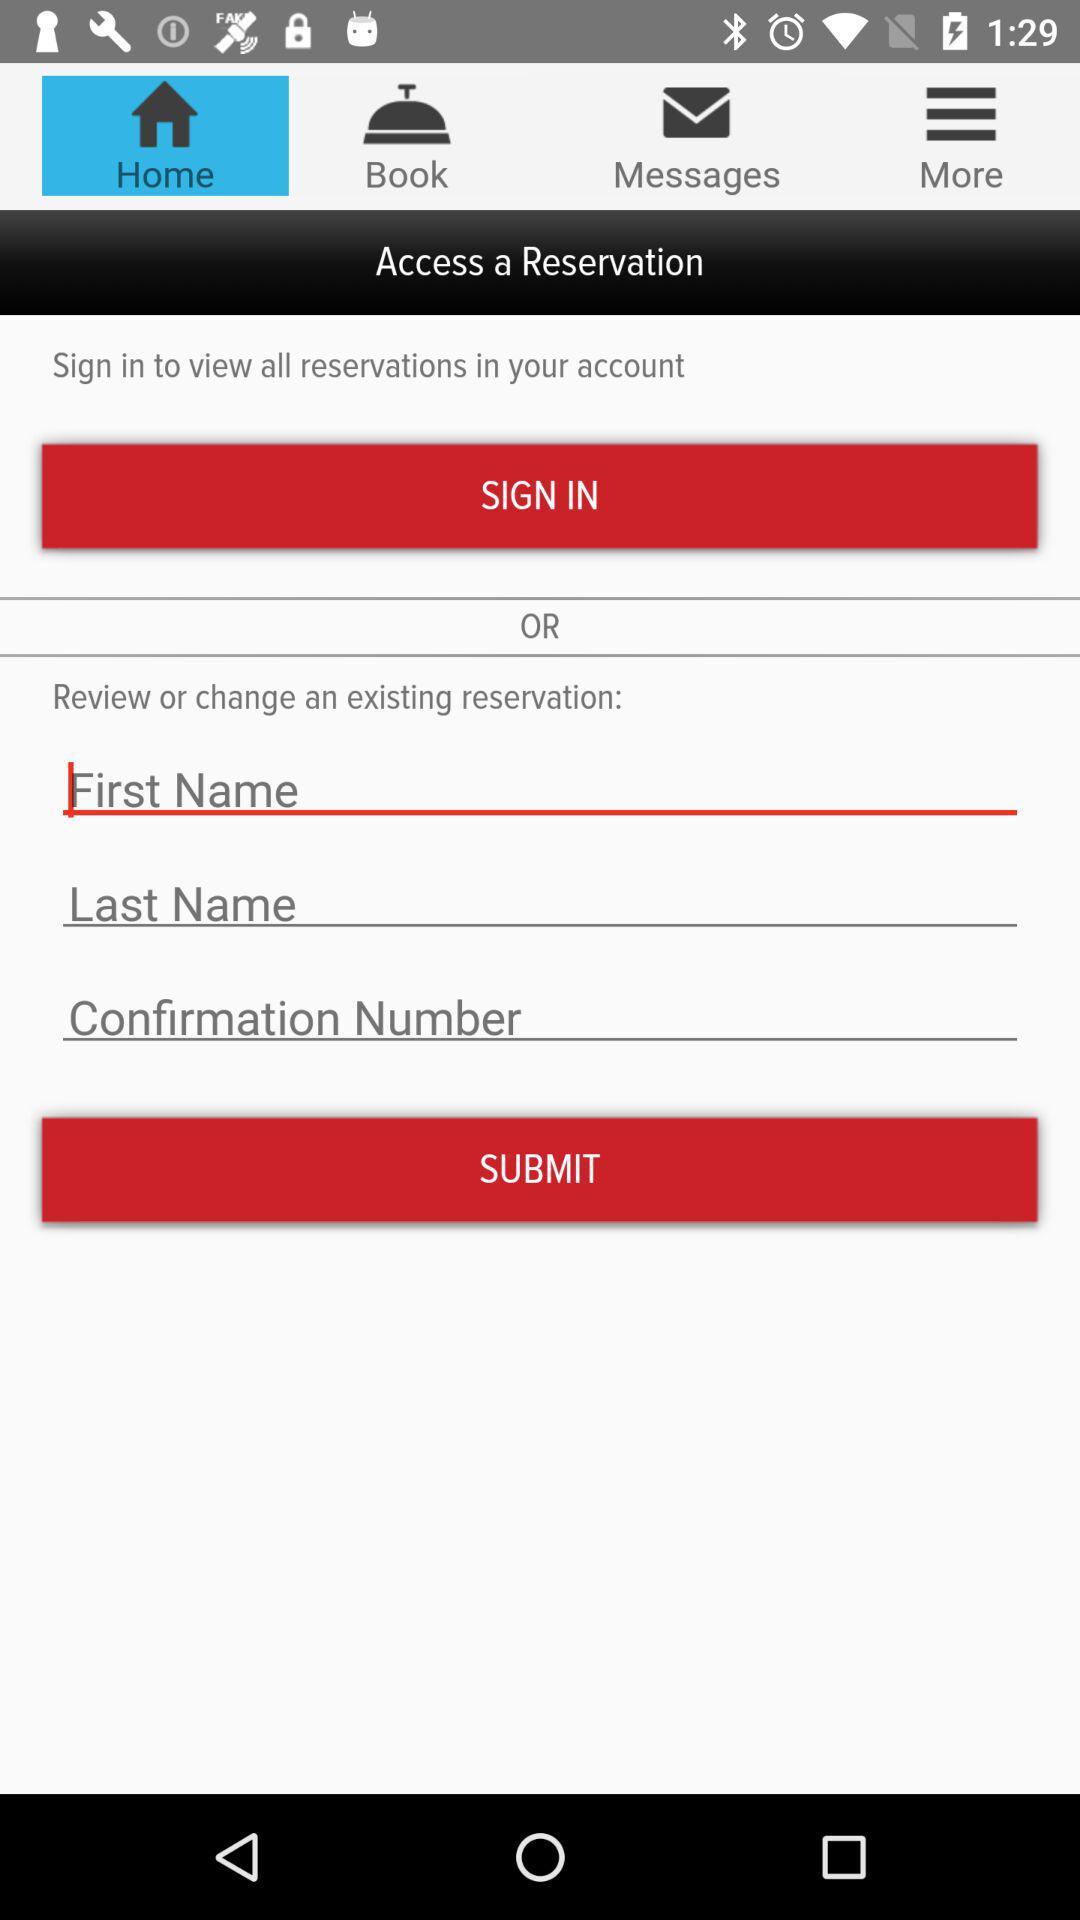 This screenshot has height=1920, width=1080. I want to click on the more icon, so click(960, 134).